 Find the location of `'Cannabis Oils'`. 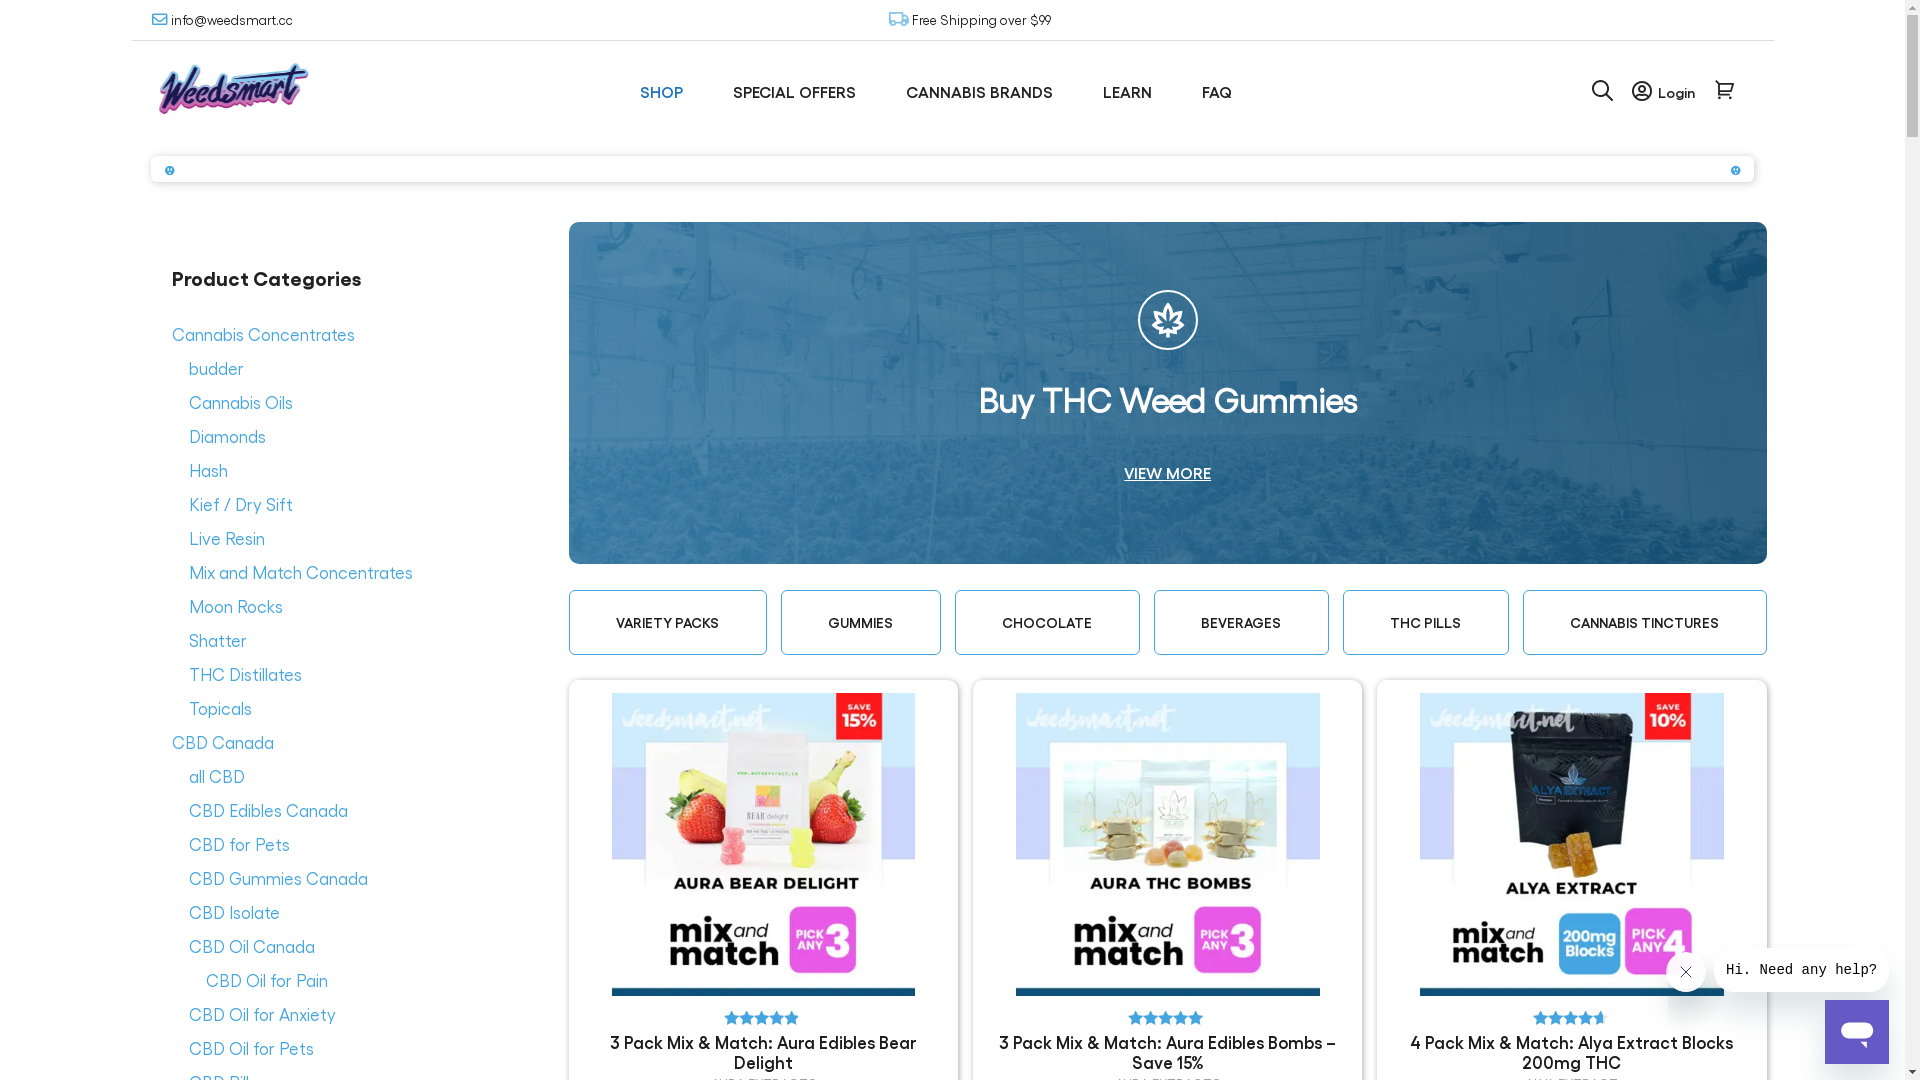

'Cannabis Oils' is located at coordinates (240, 401).